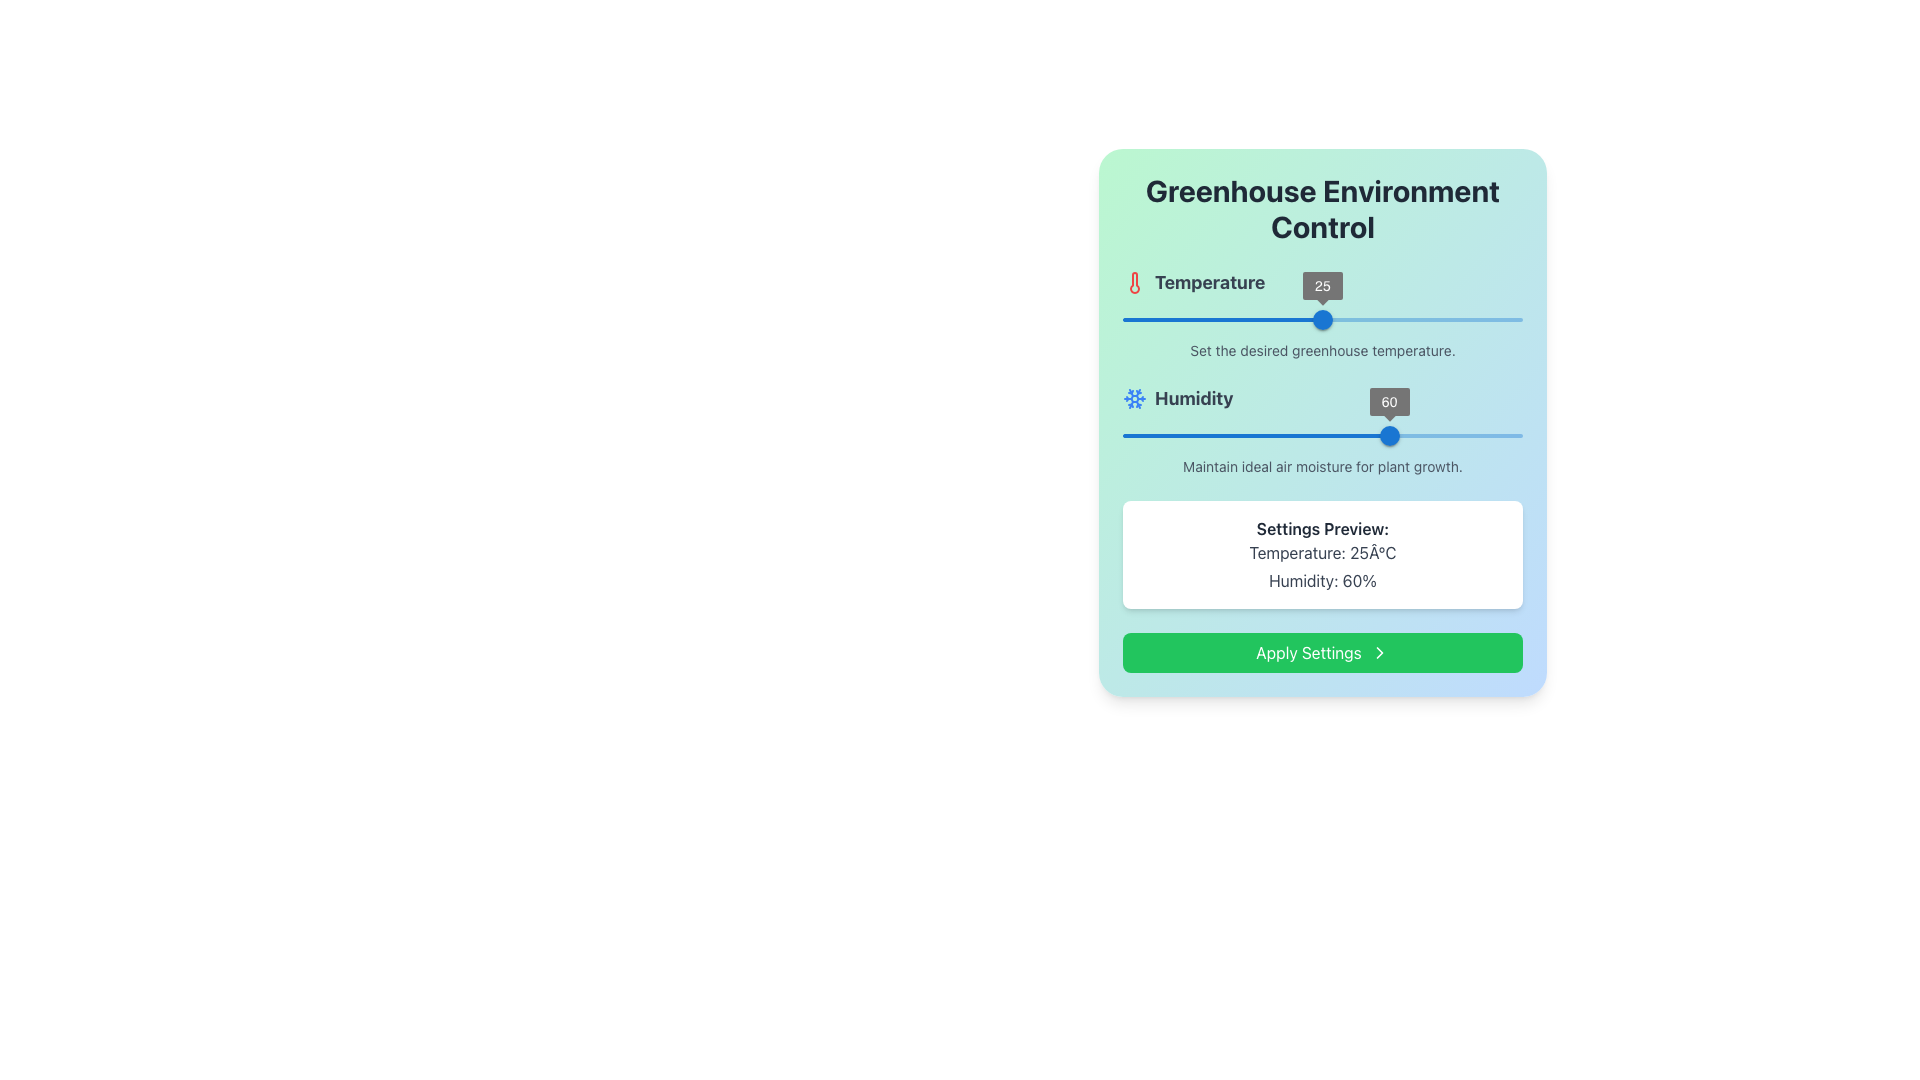 The image size is (1920, 1080). What do you see at coordinates (1518, 434) in the screenshot?
I see `the humidity level` at bounding box center [1518, 434].